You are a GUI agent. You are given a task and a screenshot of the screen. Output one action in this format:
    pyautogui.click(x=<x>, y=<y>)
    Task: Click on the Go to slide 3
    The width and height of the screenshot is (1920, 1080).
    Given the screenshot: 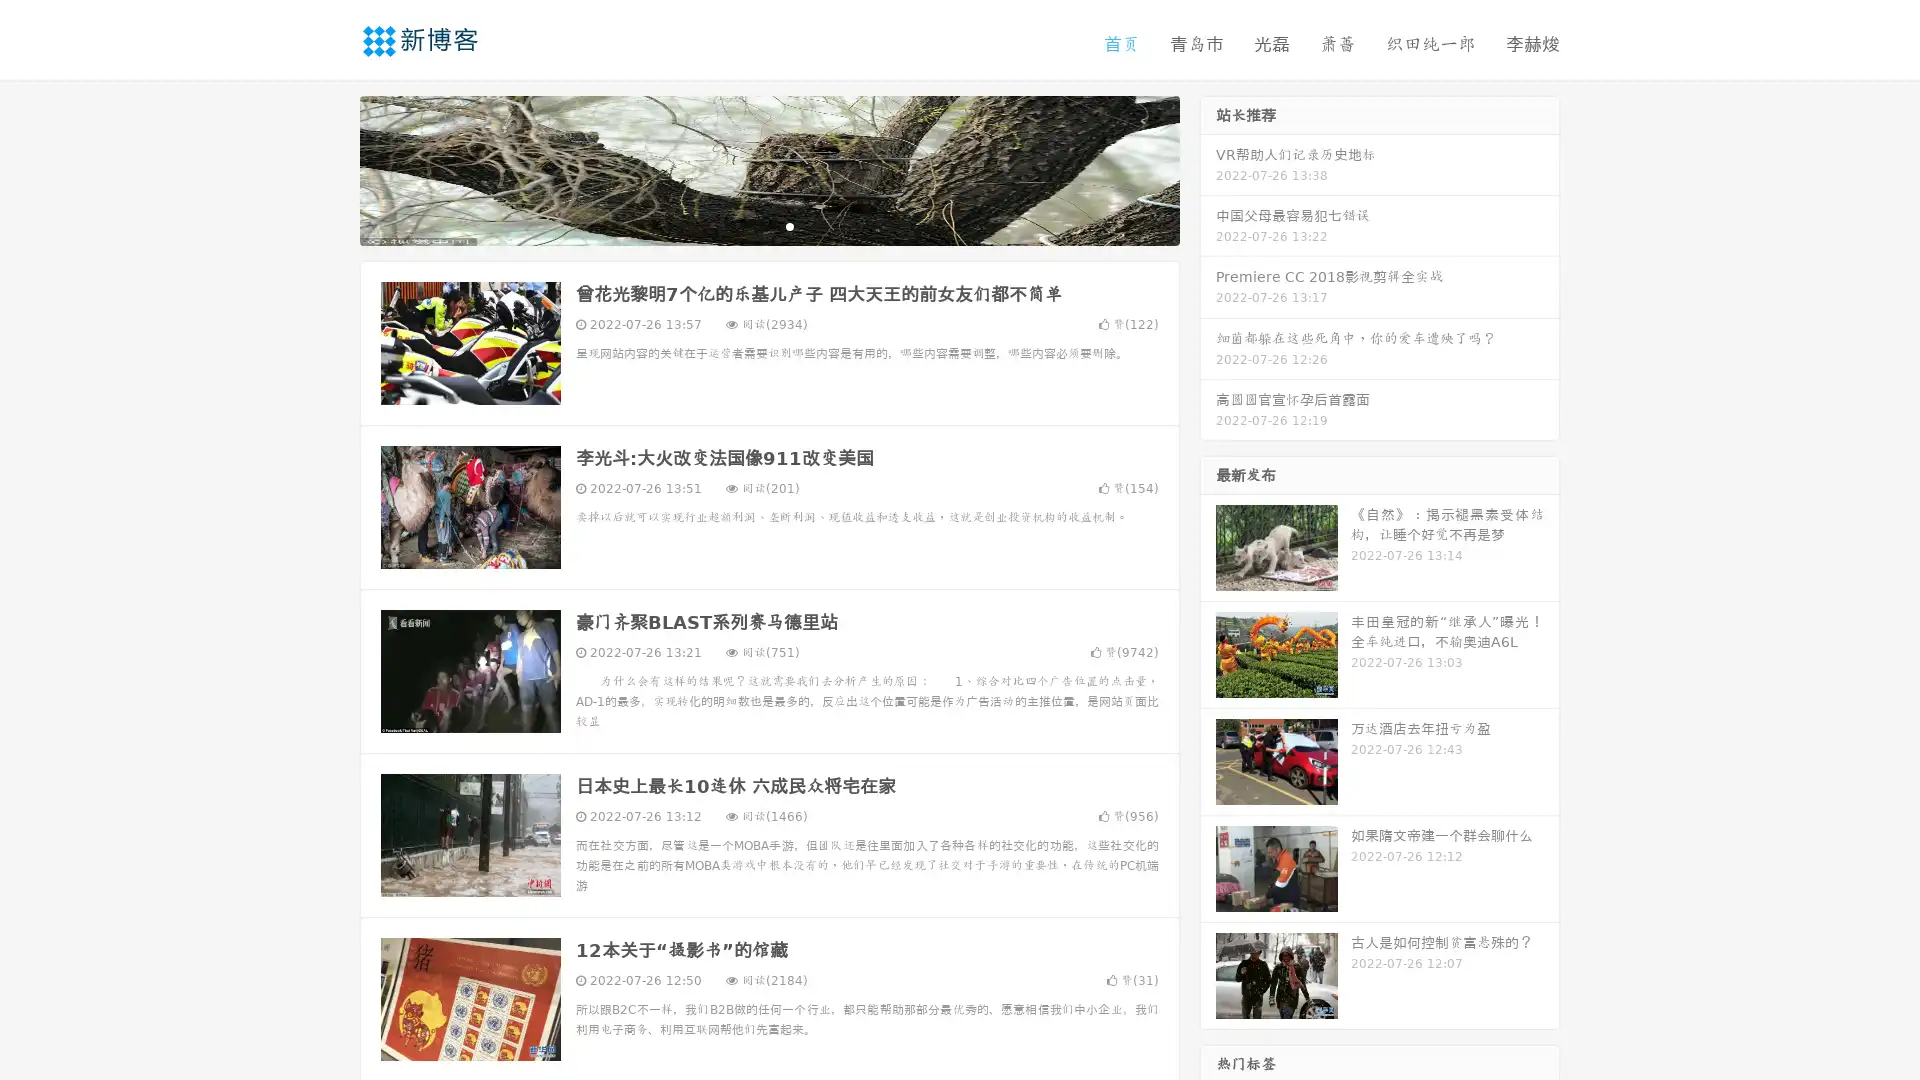 What is the action you would take?
    pyautogui.click(x=789, y=225)
    